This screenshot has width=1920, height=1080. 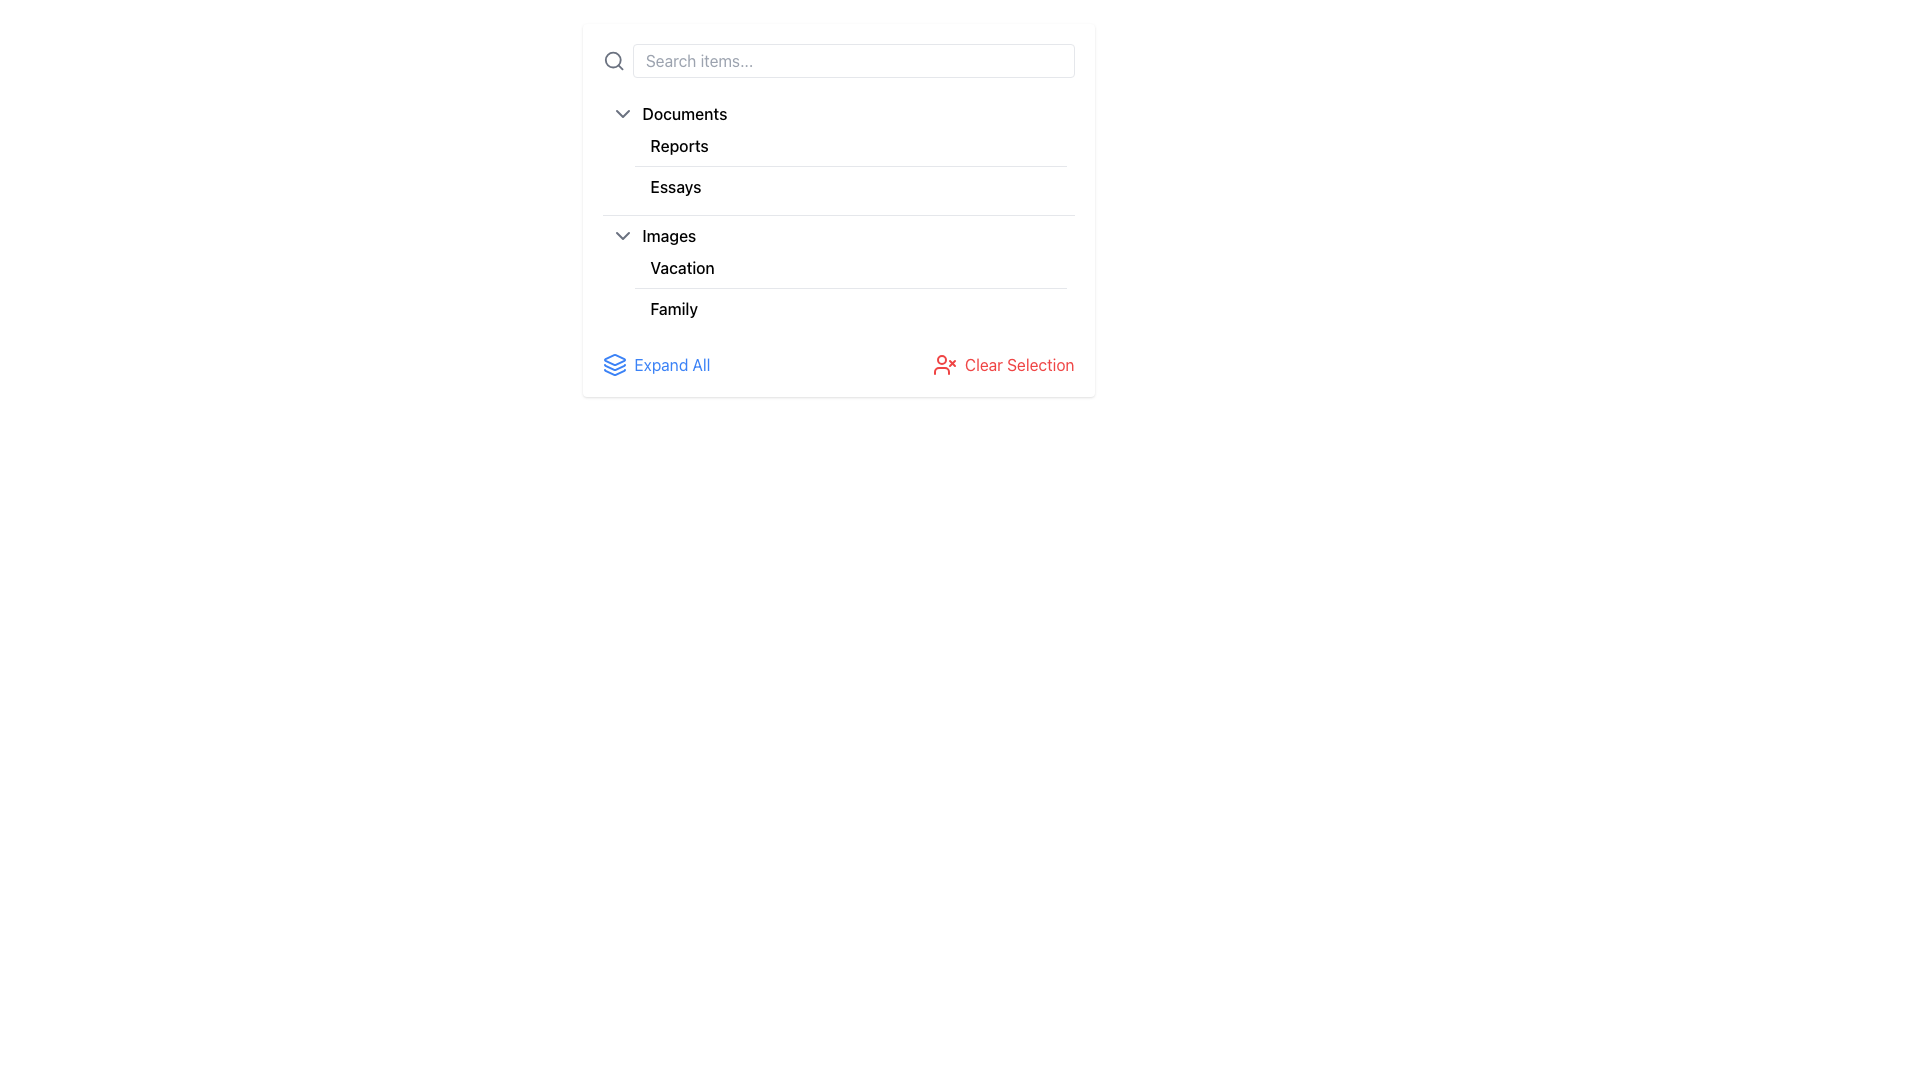 I want to click on the list item displaying 'Vacation', so click(x=850, y=267).